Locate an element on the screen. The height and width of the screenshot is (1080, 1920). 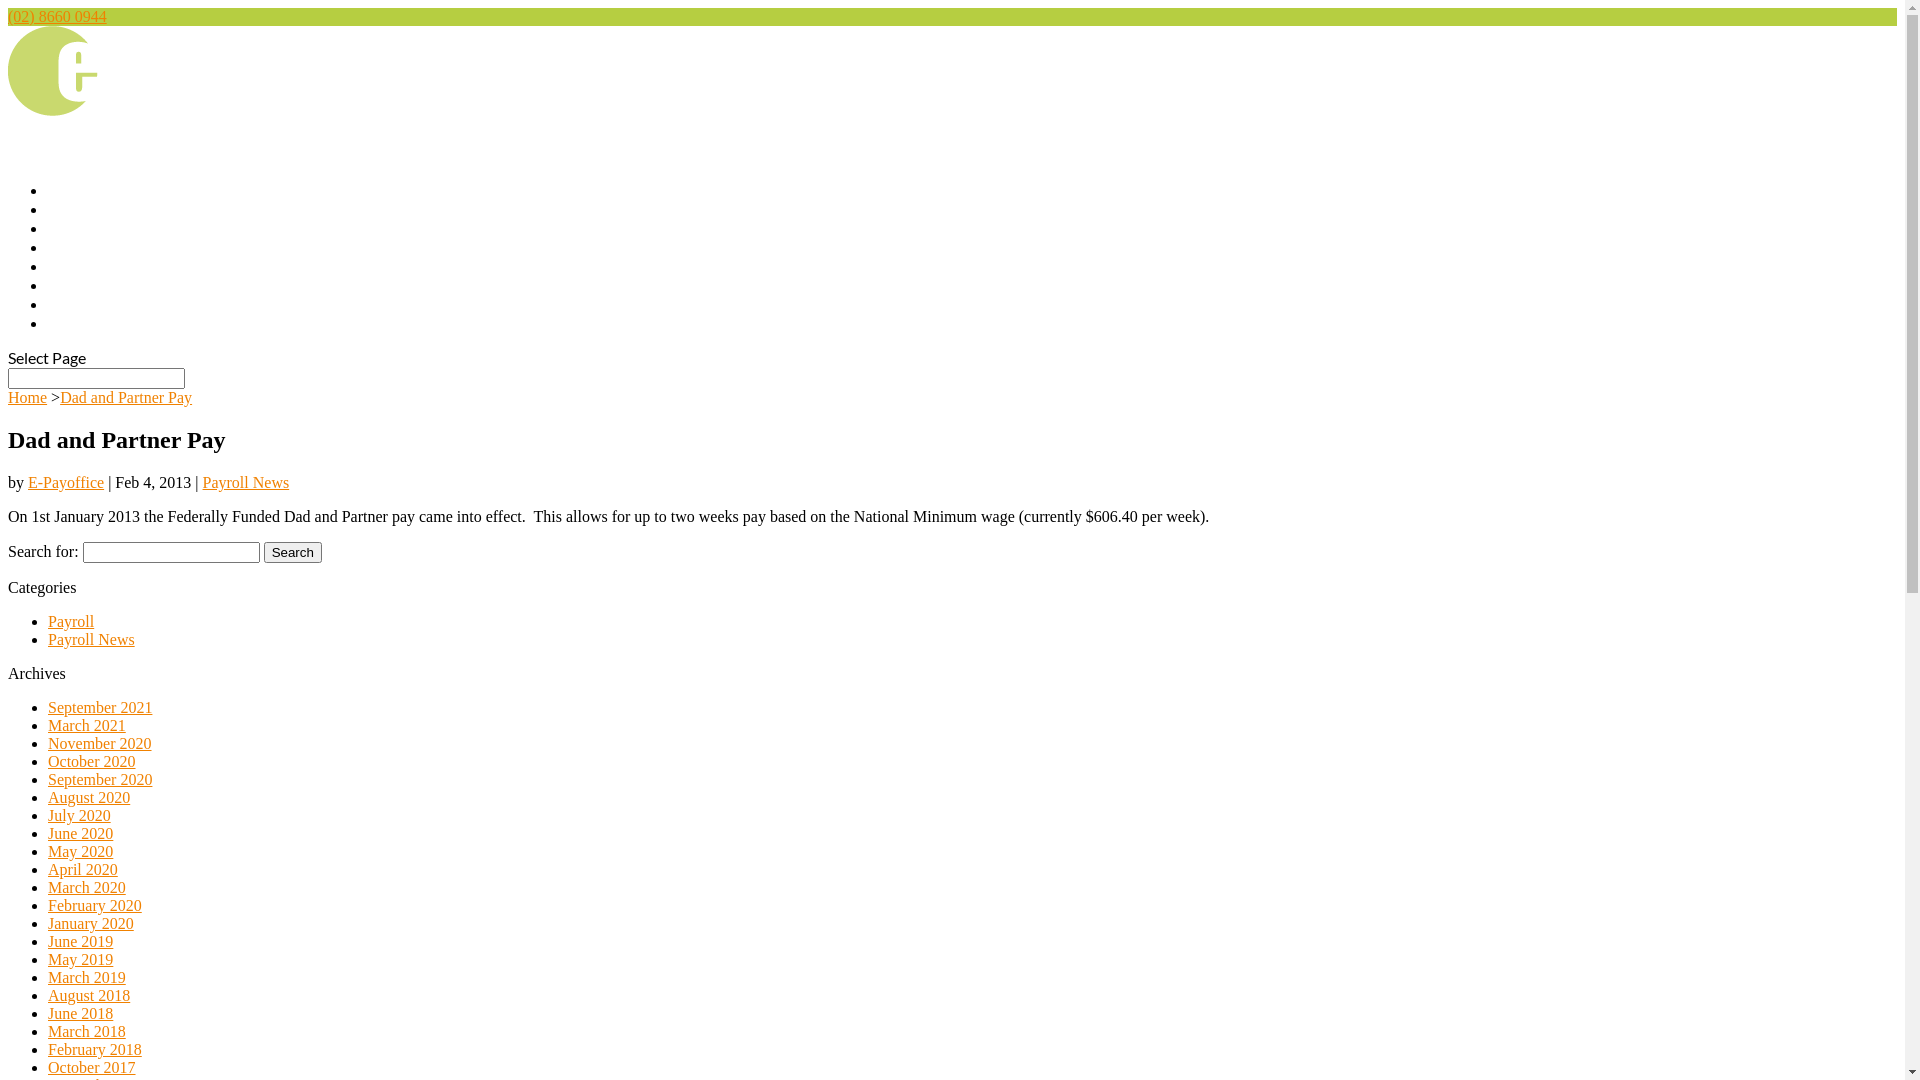
'April 2020' is located at coordinates (48, 868).